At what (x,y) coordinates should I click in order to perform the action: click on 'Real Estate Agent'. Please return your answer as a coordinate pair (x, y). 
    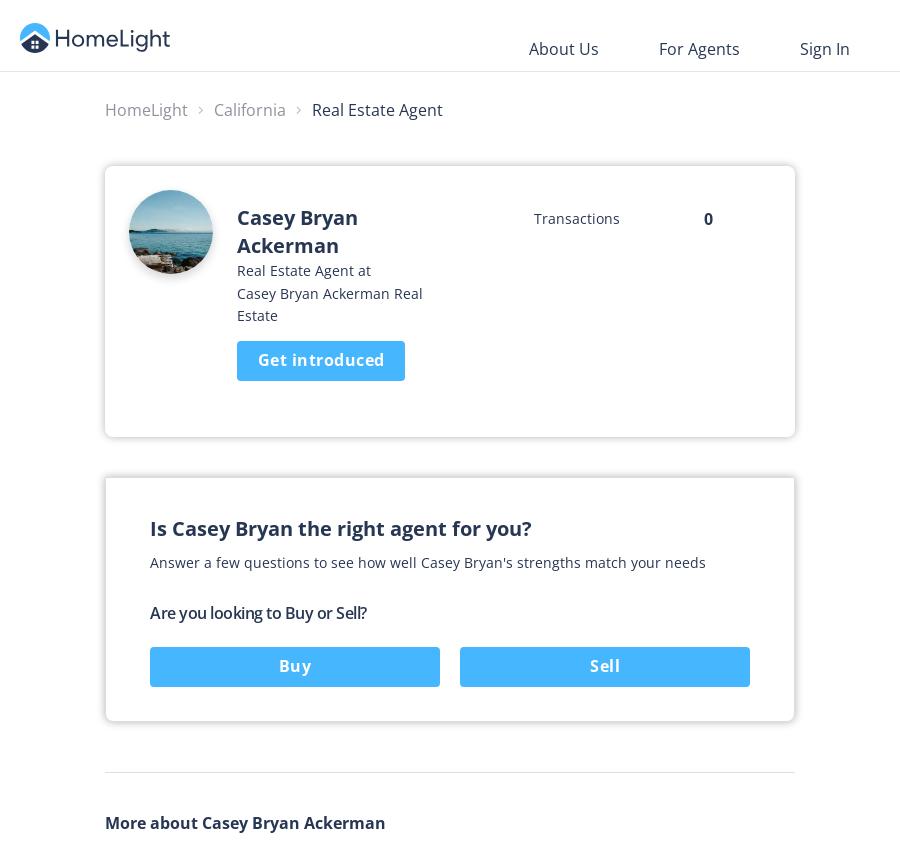
    Looking at the image, I should click on (377, 109).